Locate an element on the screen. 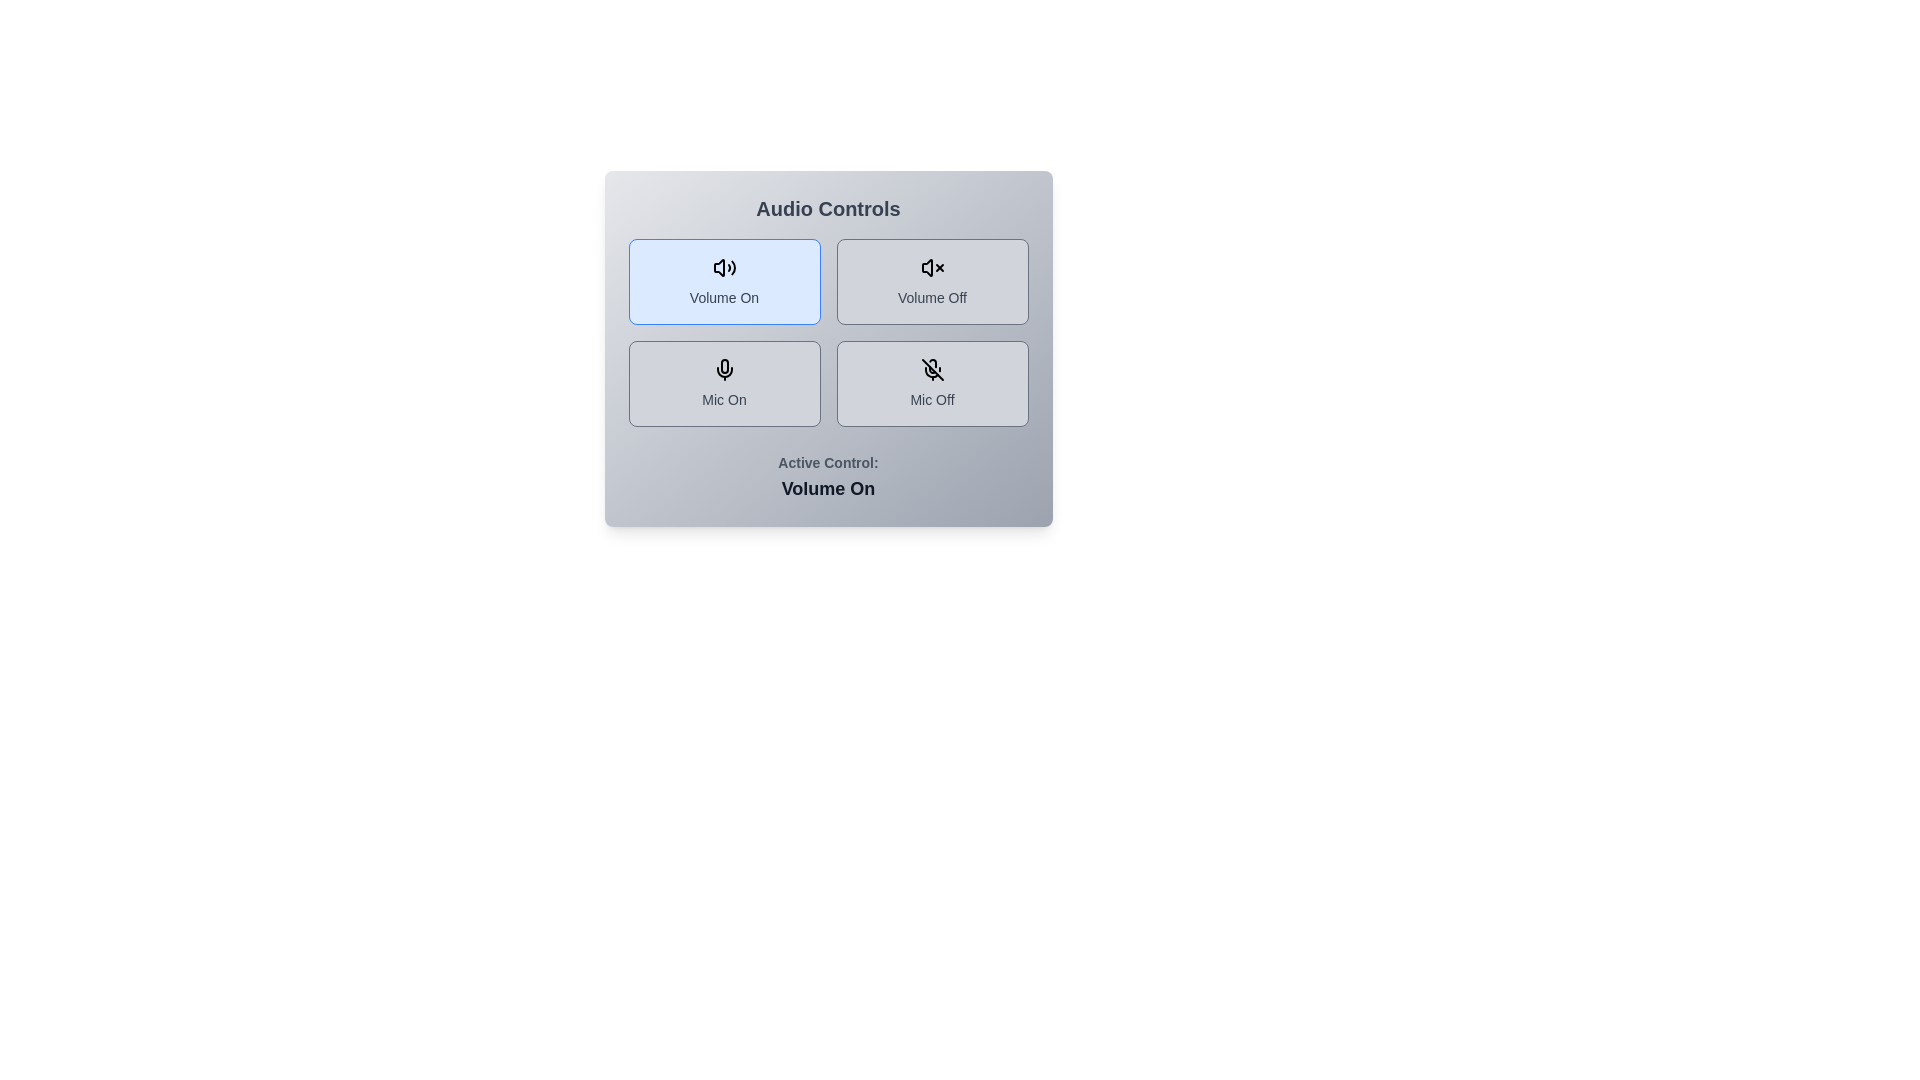 The image size is (1920, 1080). the button labeled 'Mic Off' to observe its hover effect is located at coordinates (931, 384).